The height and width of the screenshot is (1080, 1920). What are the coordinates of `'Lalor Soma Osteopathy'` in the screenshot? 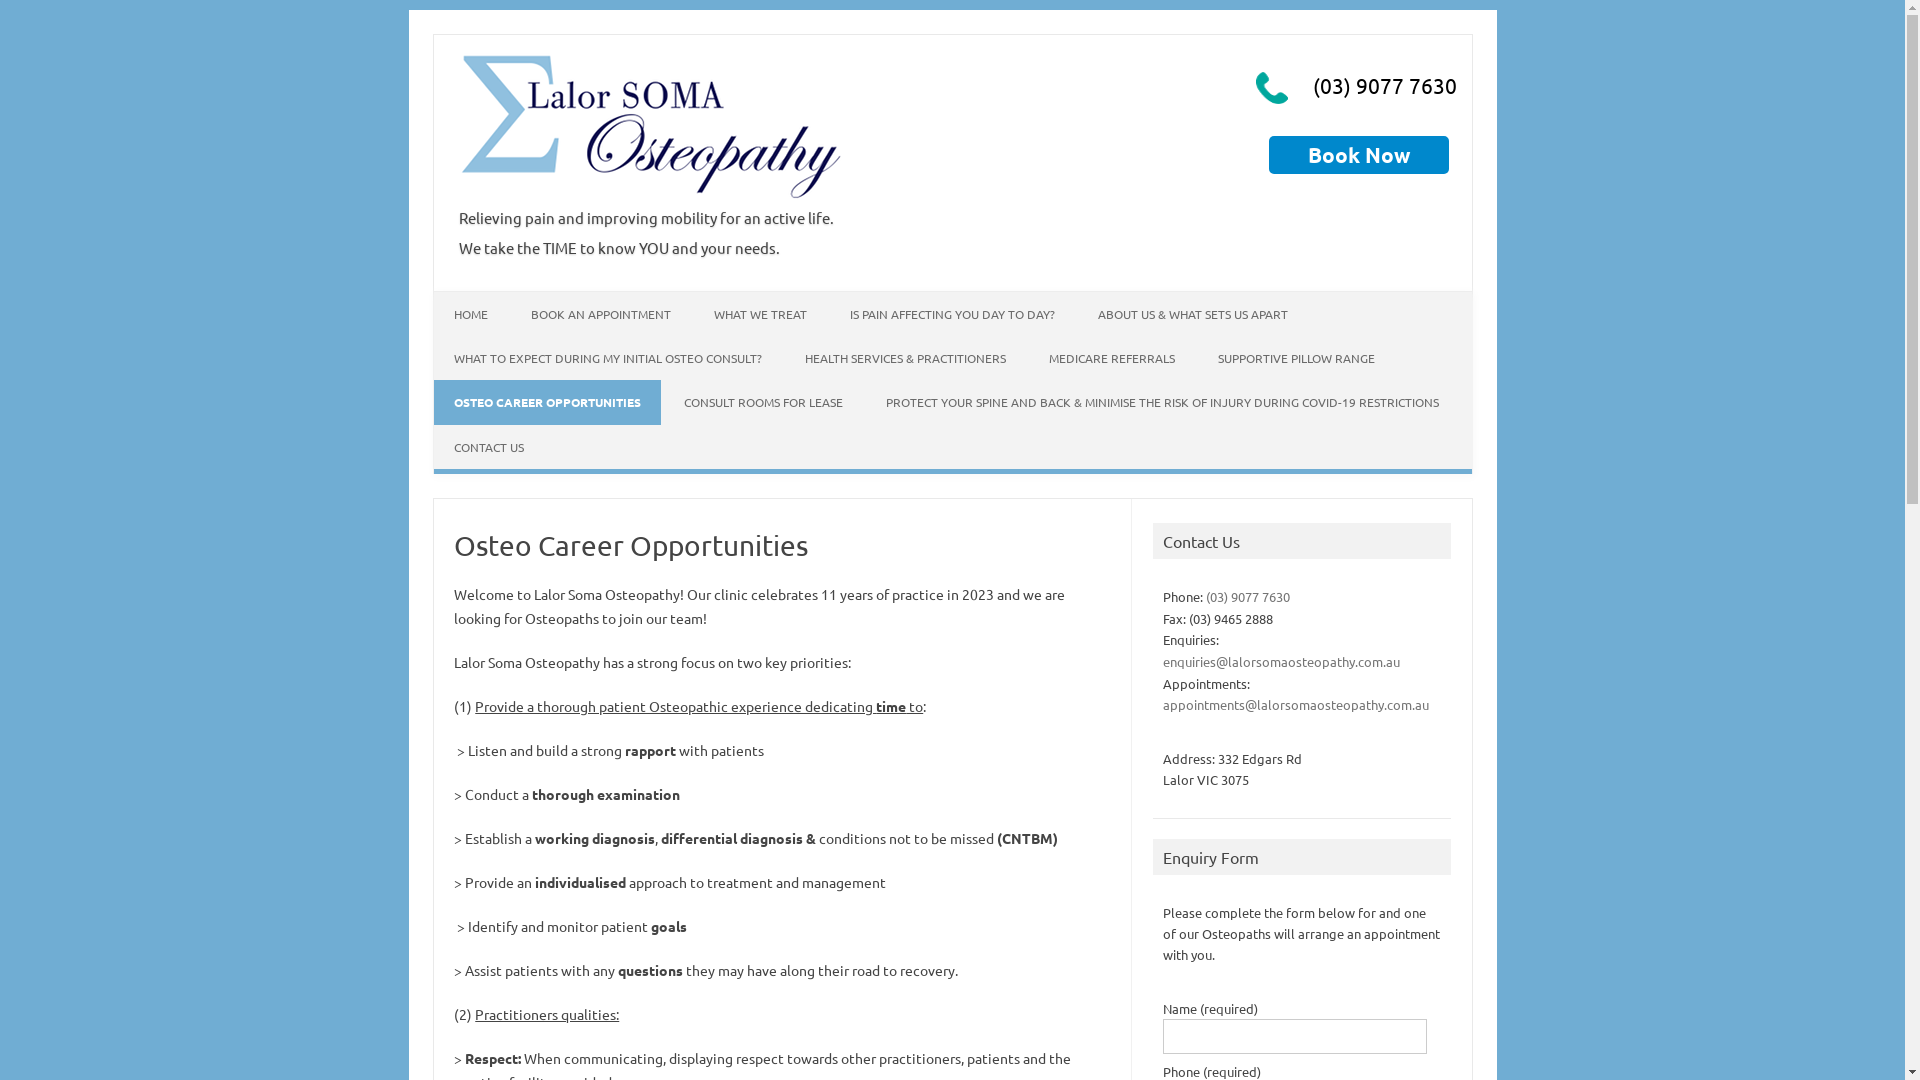 It's located at (651, 196).